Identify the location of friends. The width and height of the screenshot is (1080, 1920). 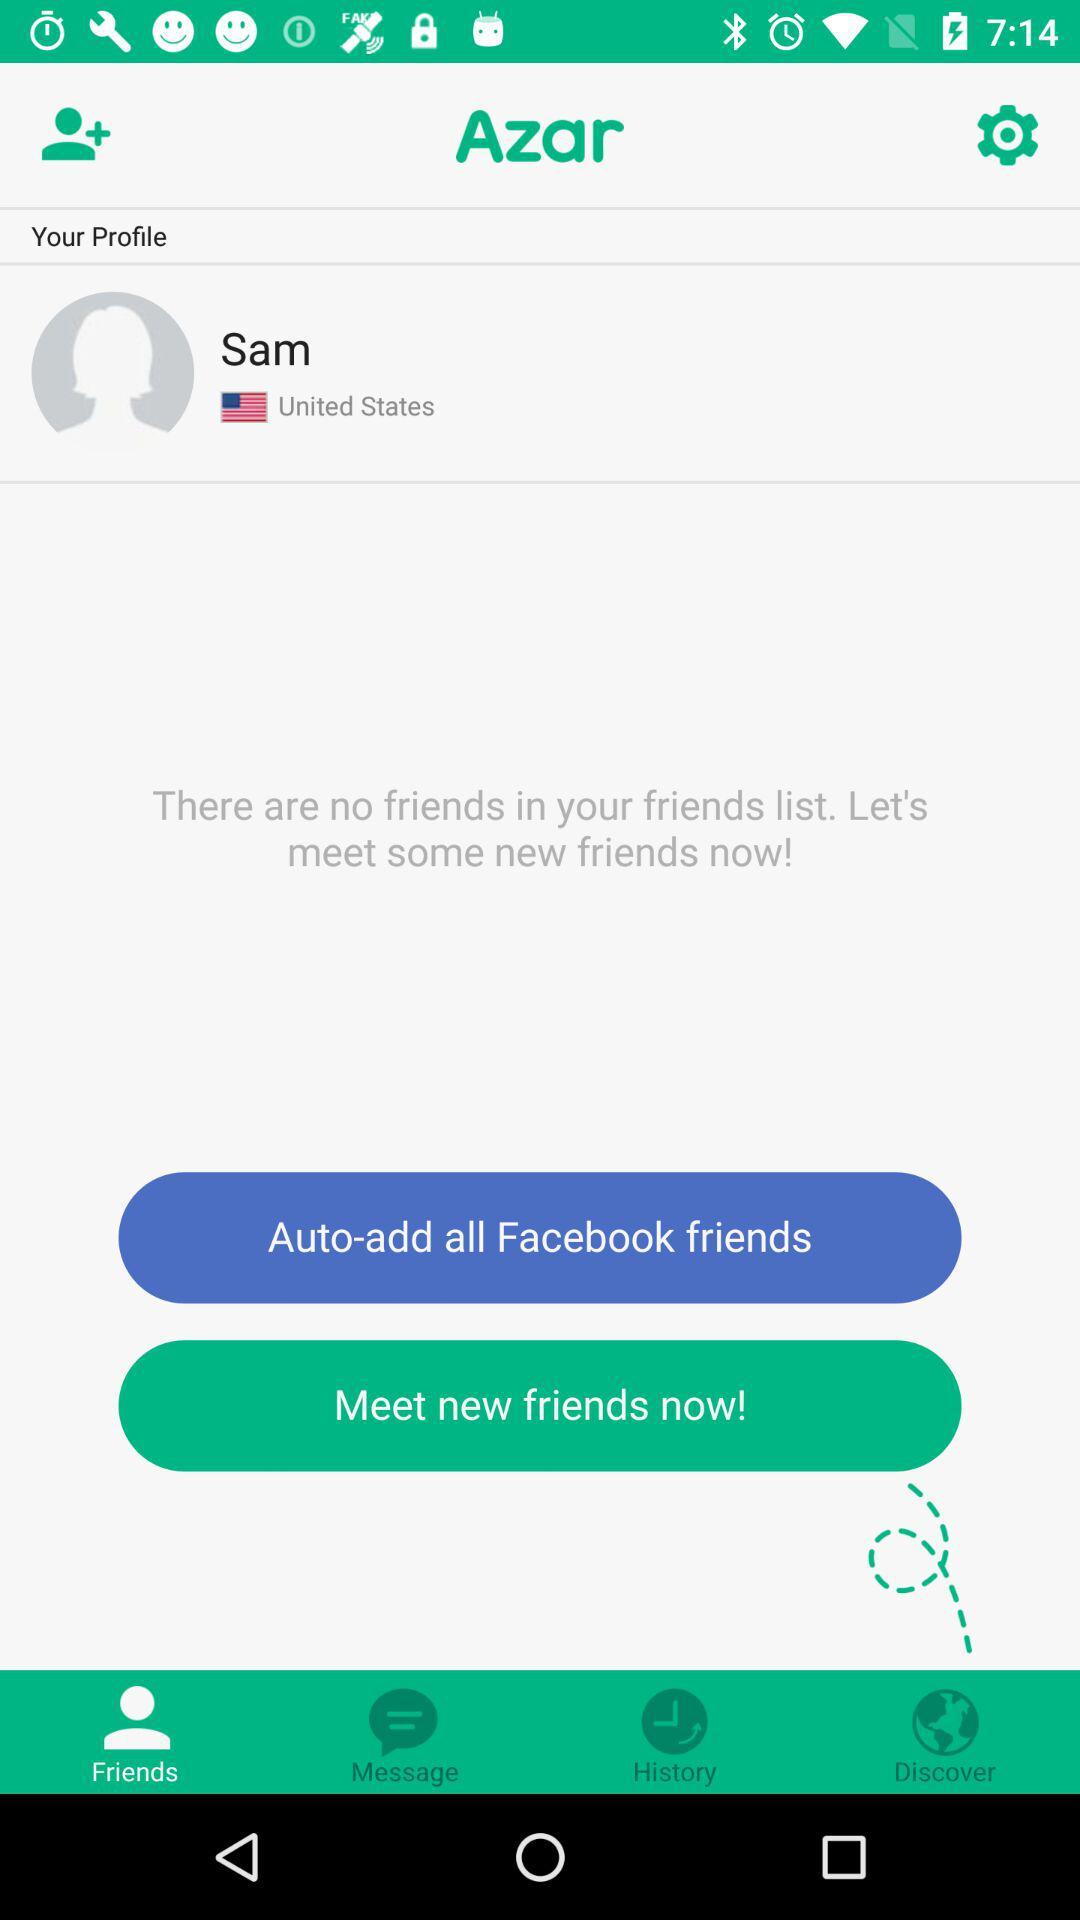
(72, 135).